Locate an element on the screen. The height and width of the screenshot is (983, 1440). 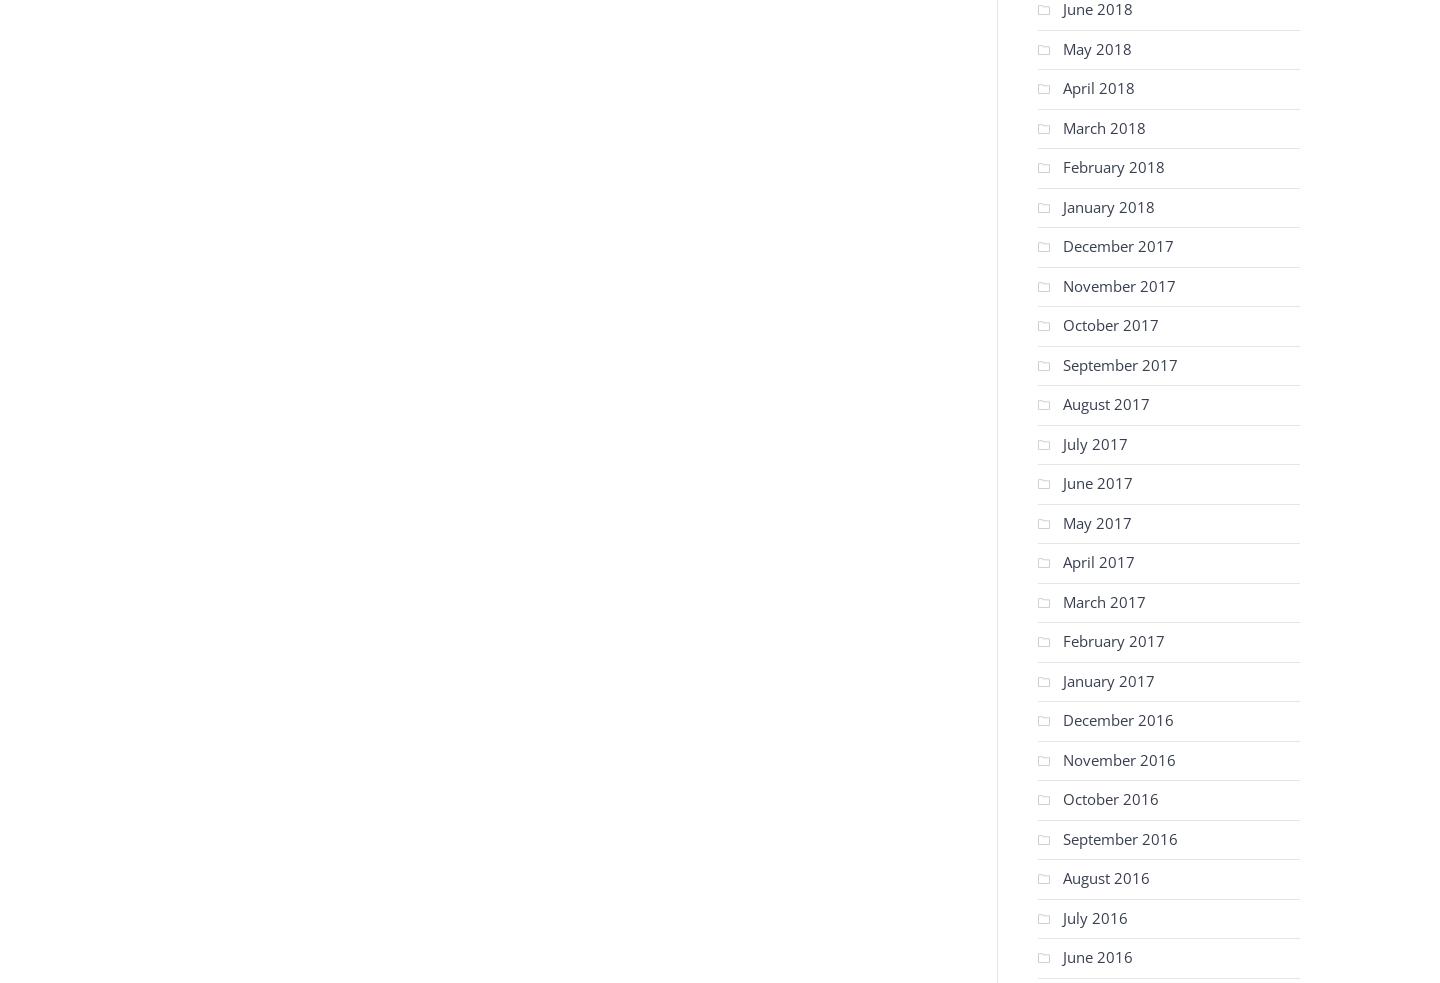
'October 2016' is located at coordinates (1109, 797).